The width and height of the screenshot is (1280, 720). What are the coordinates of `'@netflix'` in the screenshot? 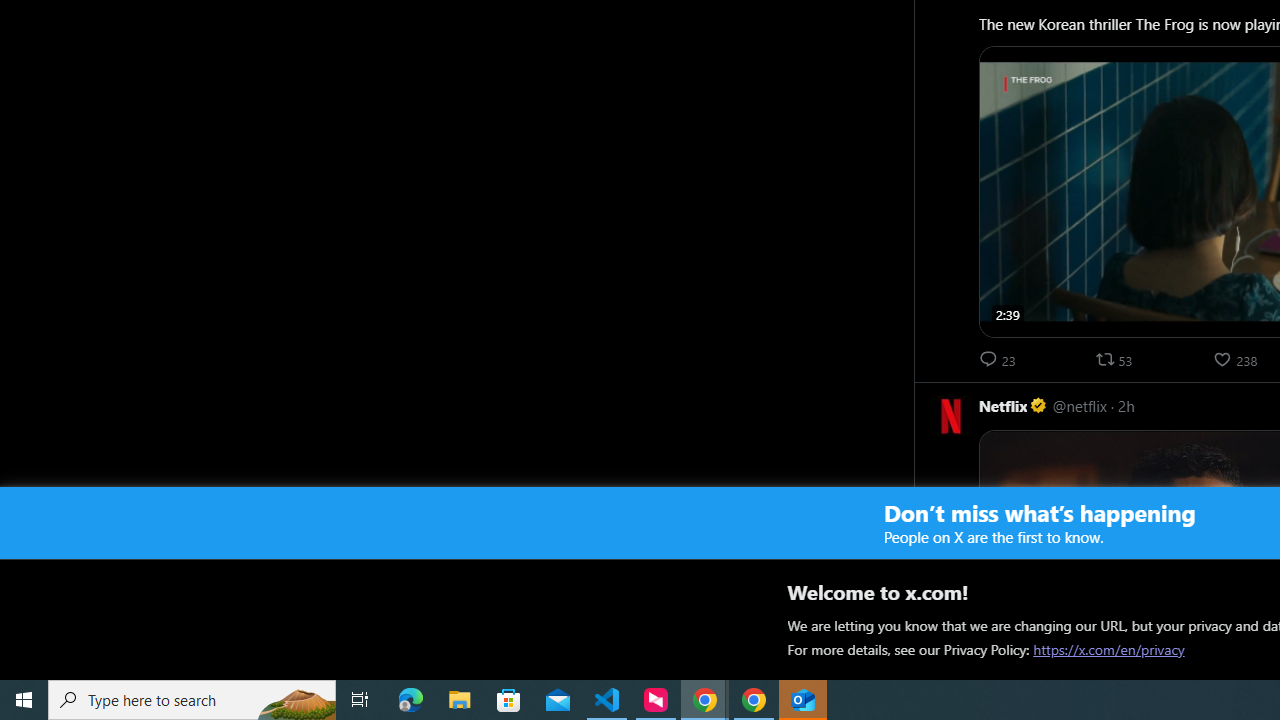 It's located at (1078, 405).